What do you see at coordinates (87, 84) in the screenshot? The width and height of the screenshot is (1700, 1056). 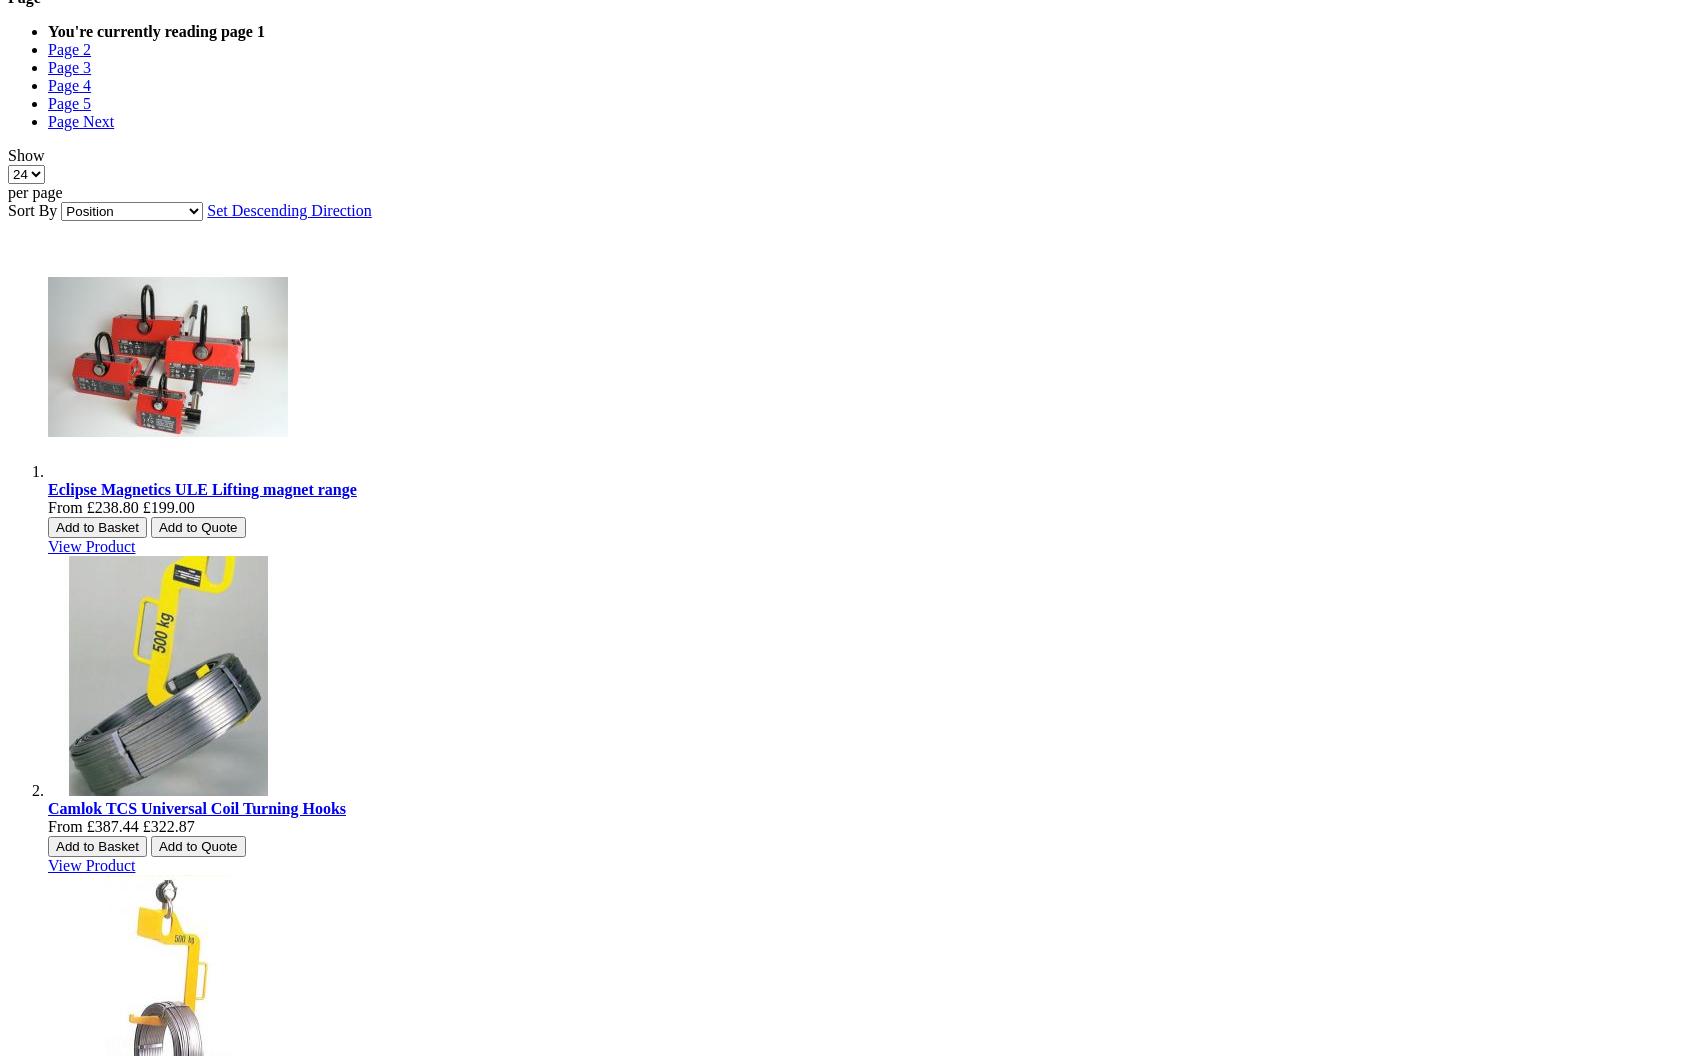 I see `'4'` at bounding box center [87, 84].